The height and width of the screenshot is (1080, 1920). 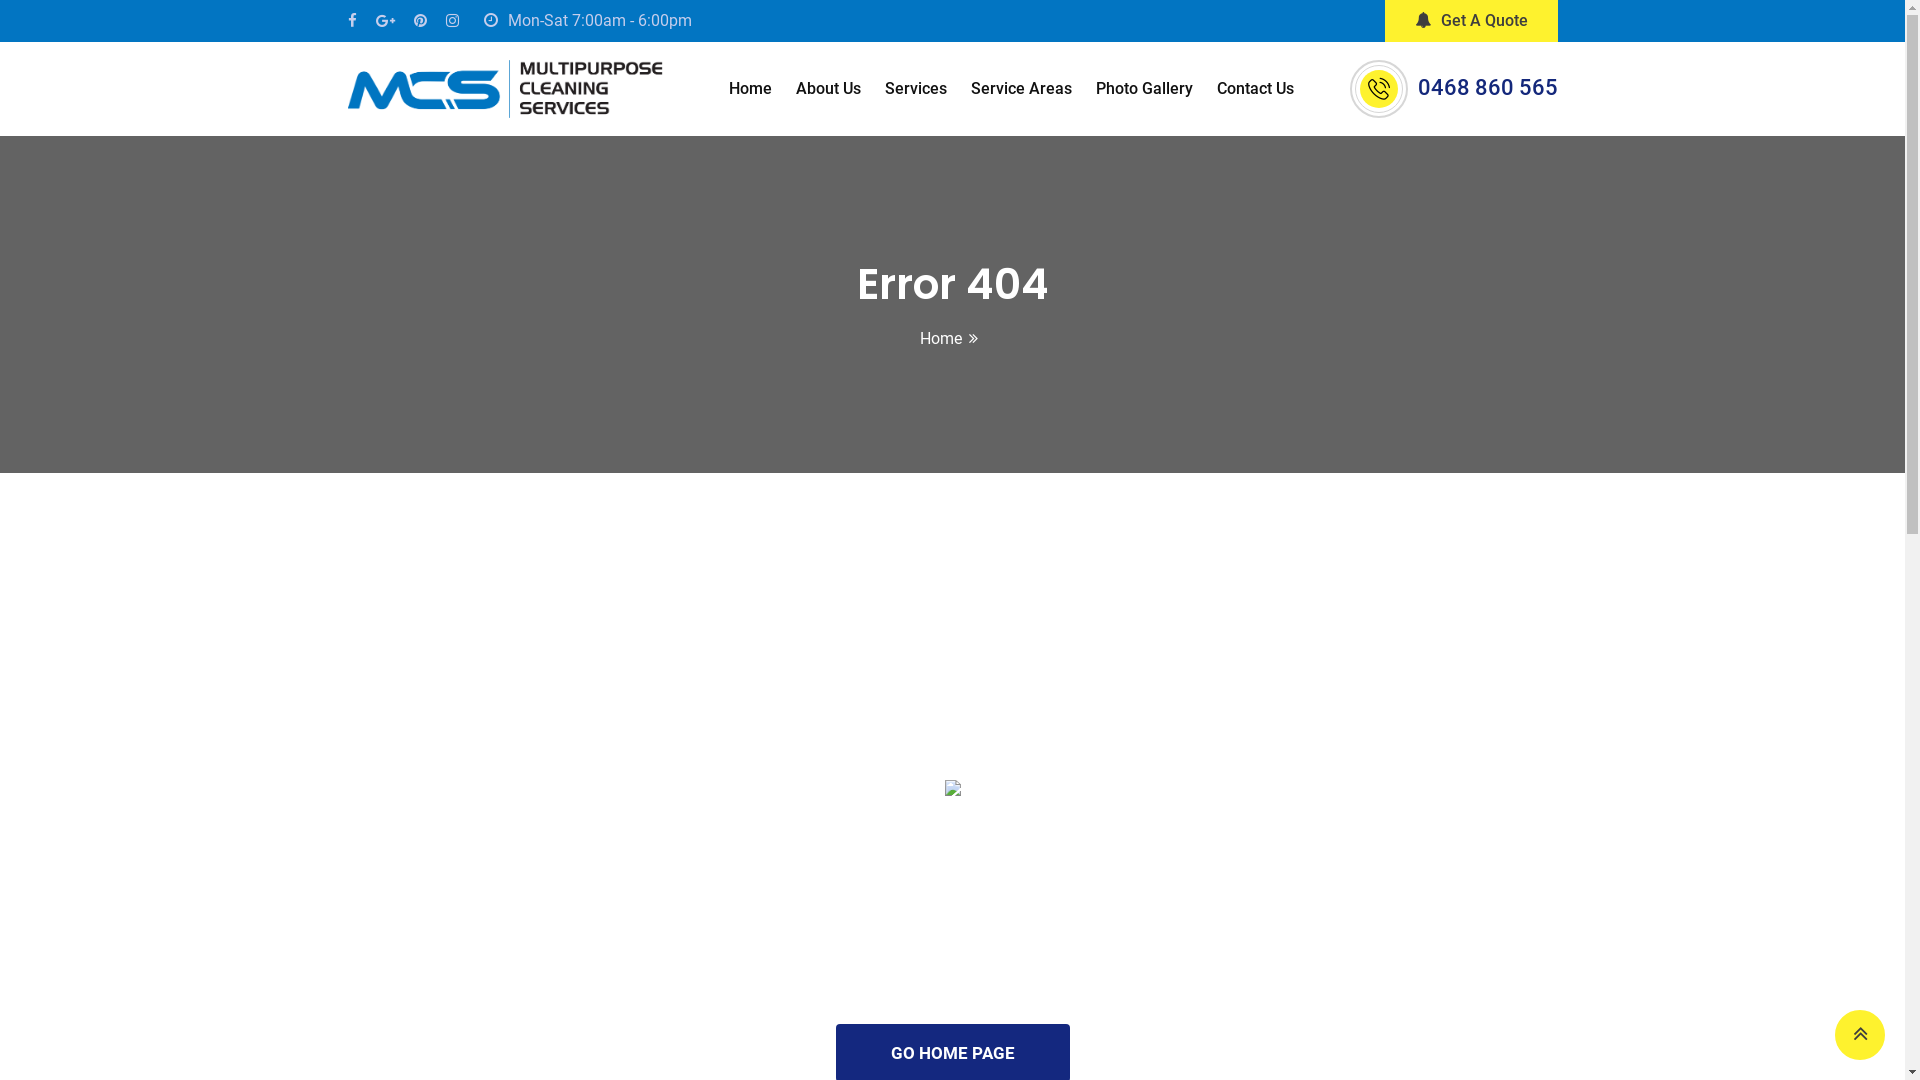 What do you see at coordinates (749, 87) in the screenshot?
I see `'Home'` at bounding box center [749, 87].